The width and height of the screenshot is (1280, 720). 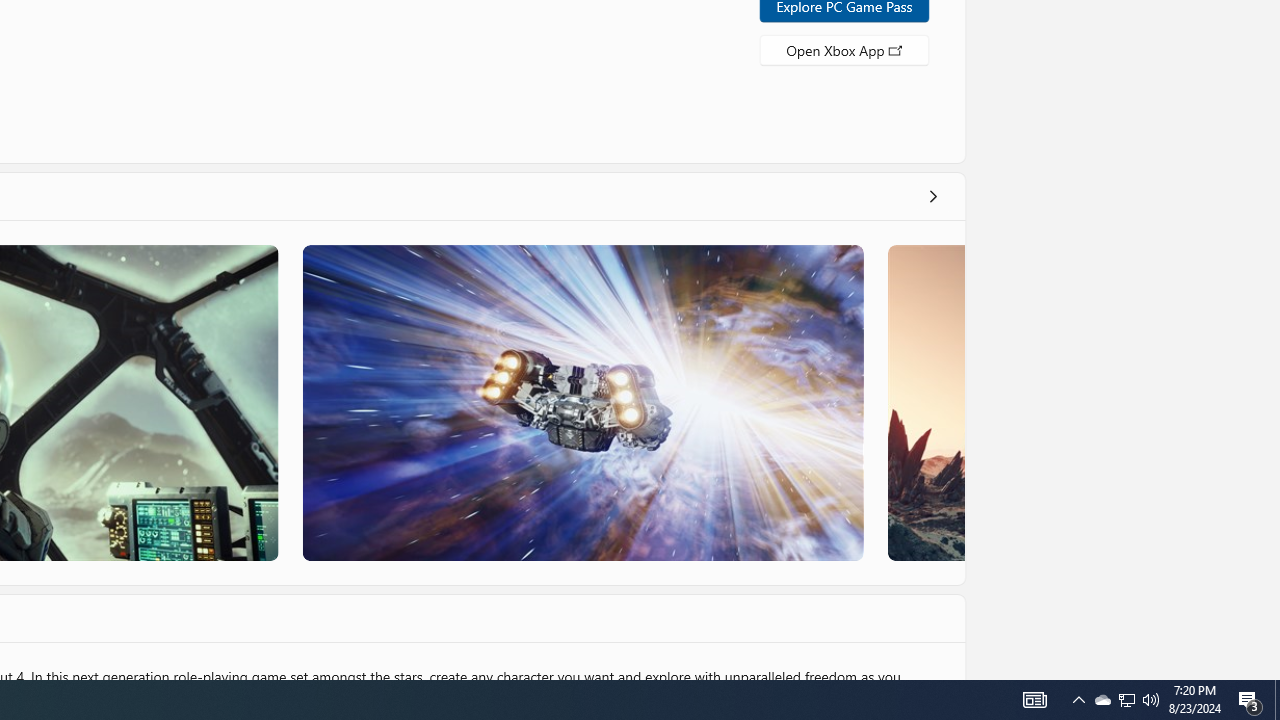 What do you see at coordinates (931, 195) in the screenshot?
I see `'See all'` at bounding box center [931, 195].